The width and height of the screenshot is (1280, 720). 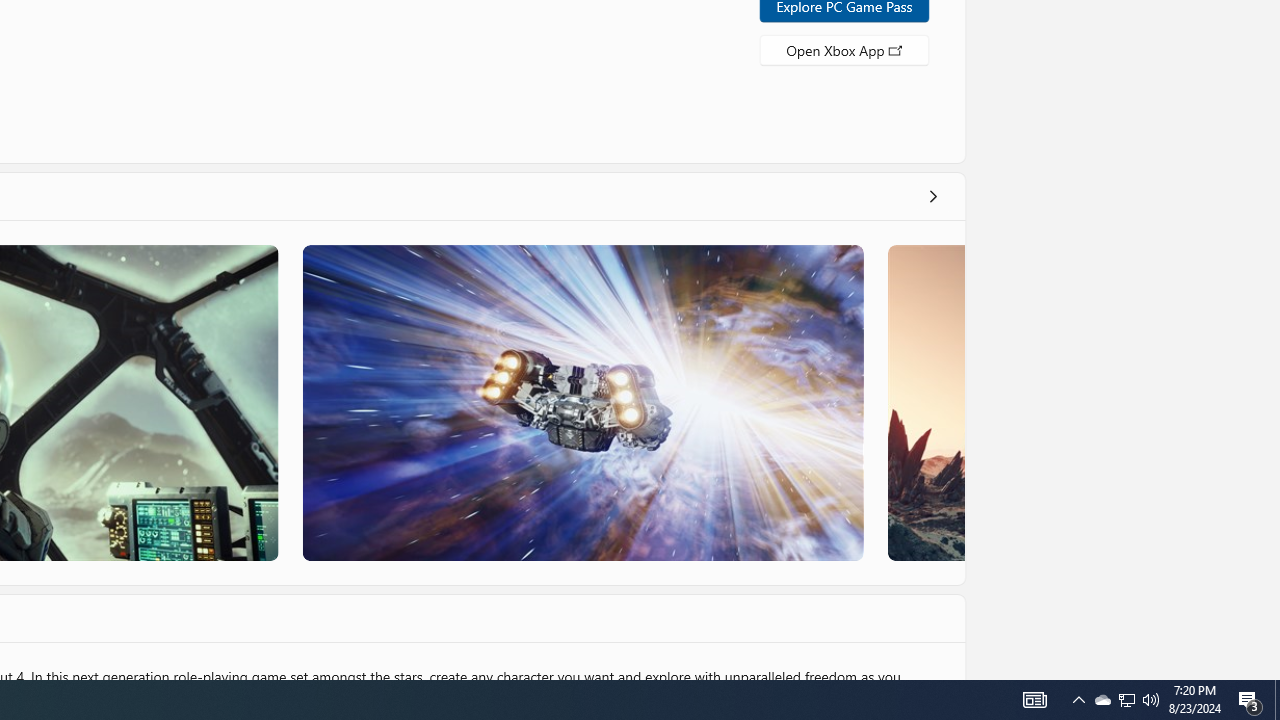 What do you see at coordinates (931, 195) in the screenshot?
I see `'See all'` at bounding box center [931, 195].